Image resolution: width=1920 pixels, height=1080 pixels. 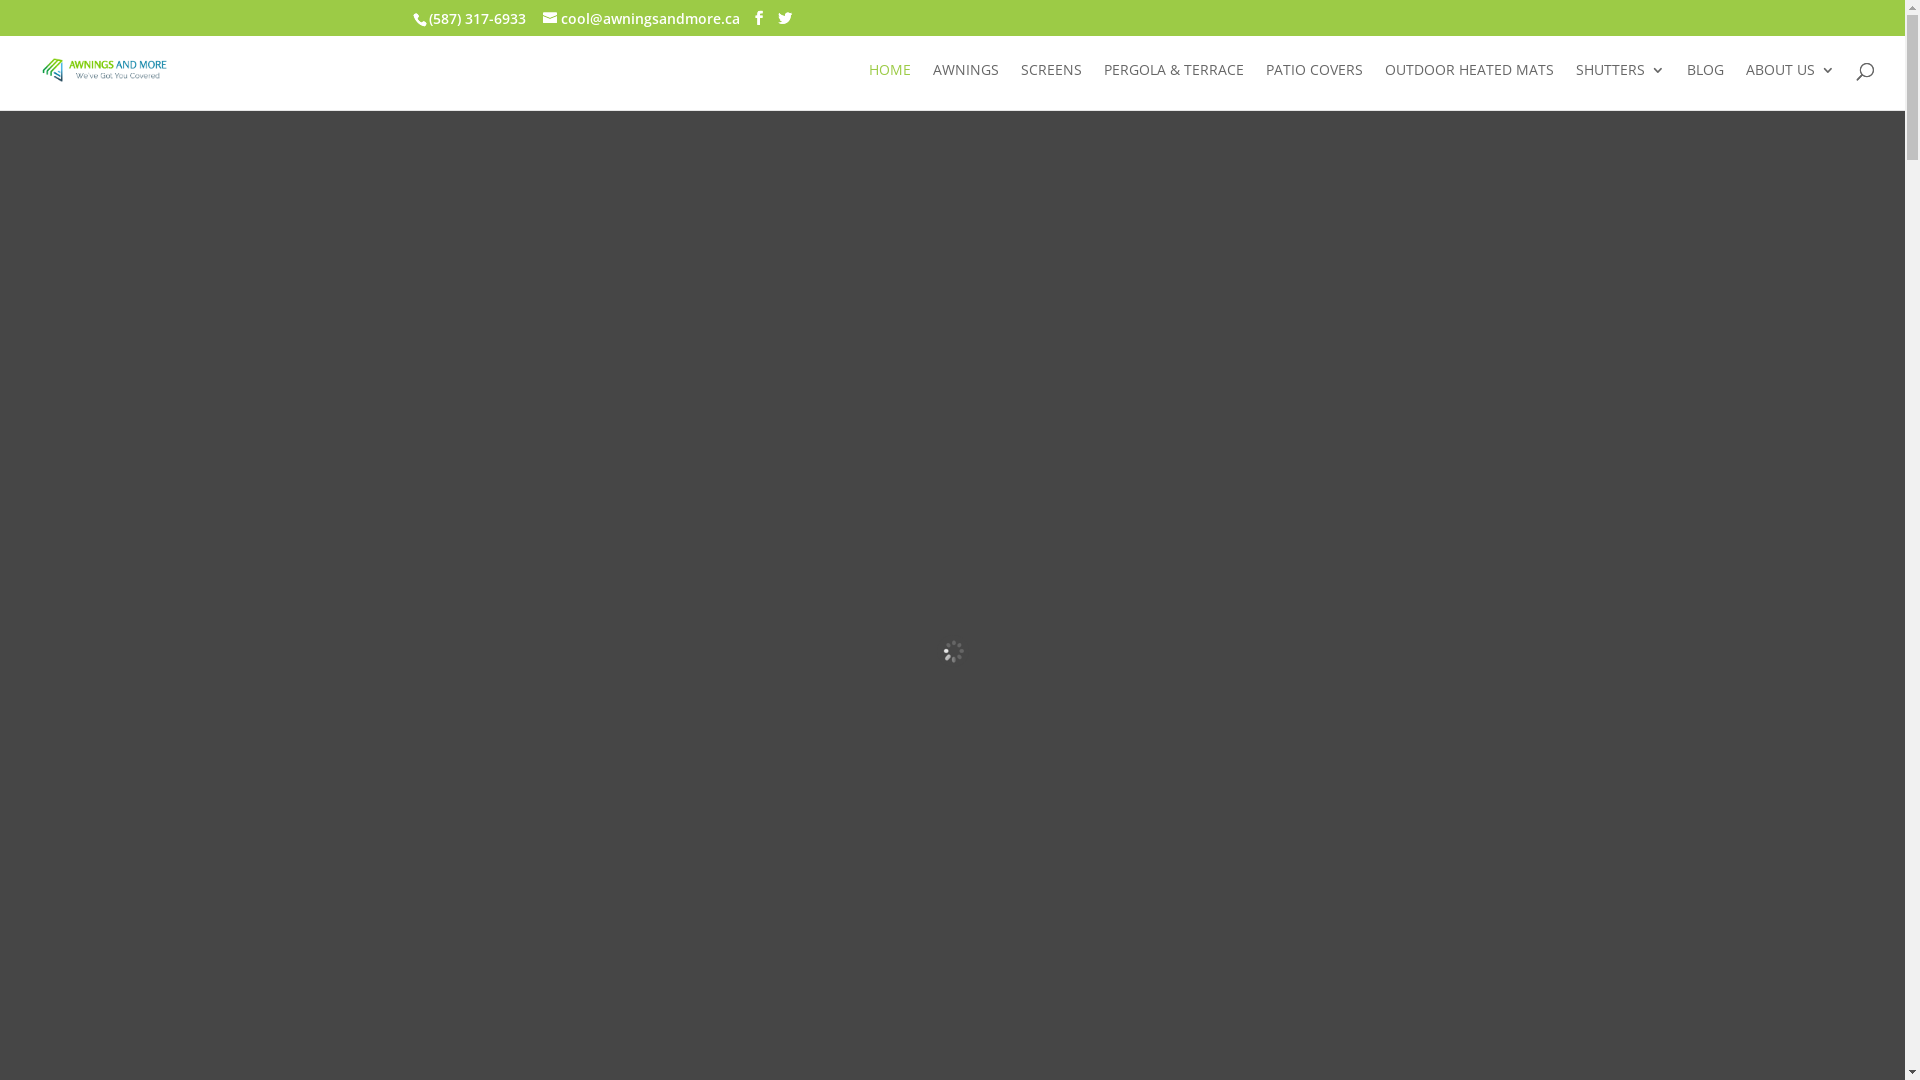 What do you see at coordinates (542, 17) in the screenshot?
I see `'cool@awningsandmore.ca'` at bounding box center [542, 17].